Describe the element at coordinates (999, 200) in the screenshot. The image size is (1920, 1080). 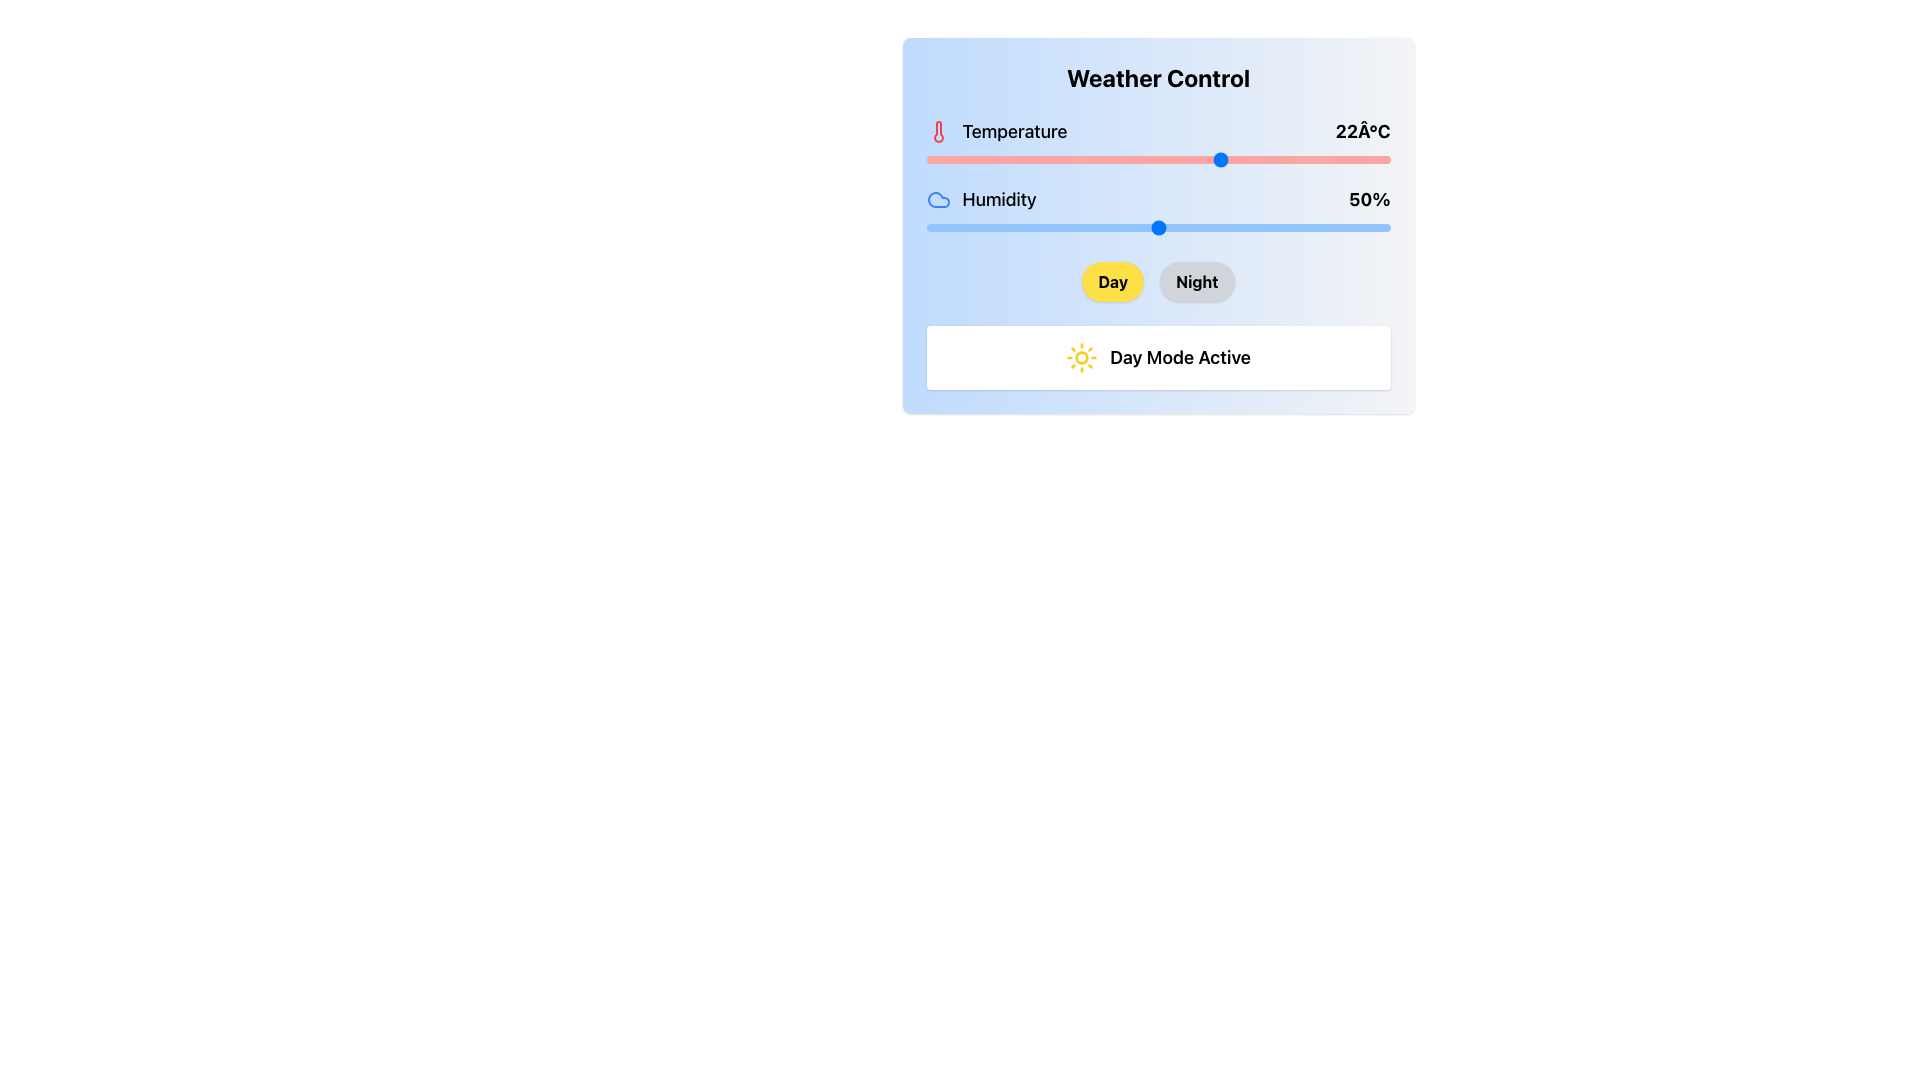
I see `the 'Humidity' text label, which is styled with medium importance and located to the right of a blue cloud icon in the 'Temperature' section` at that location.